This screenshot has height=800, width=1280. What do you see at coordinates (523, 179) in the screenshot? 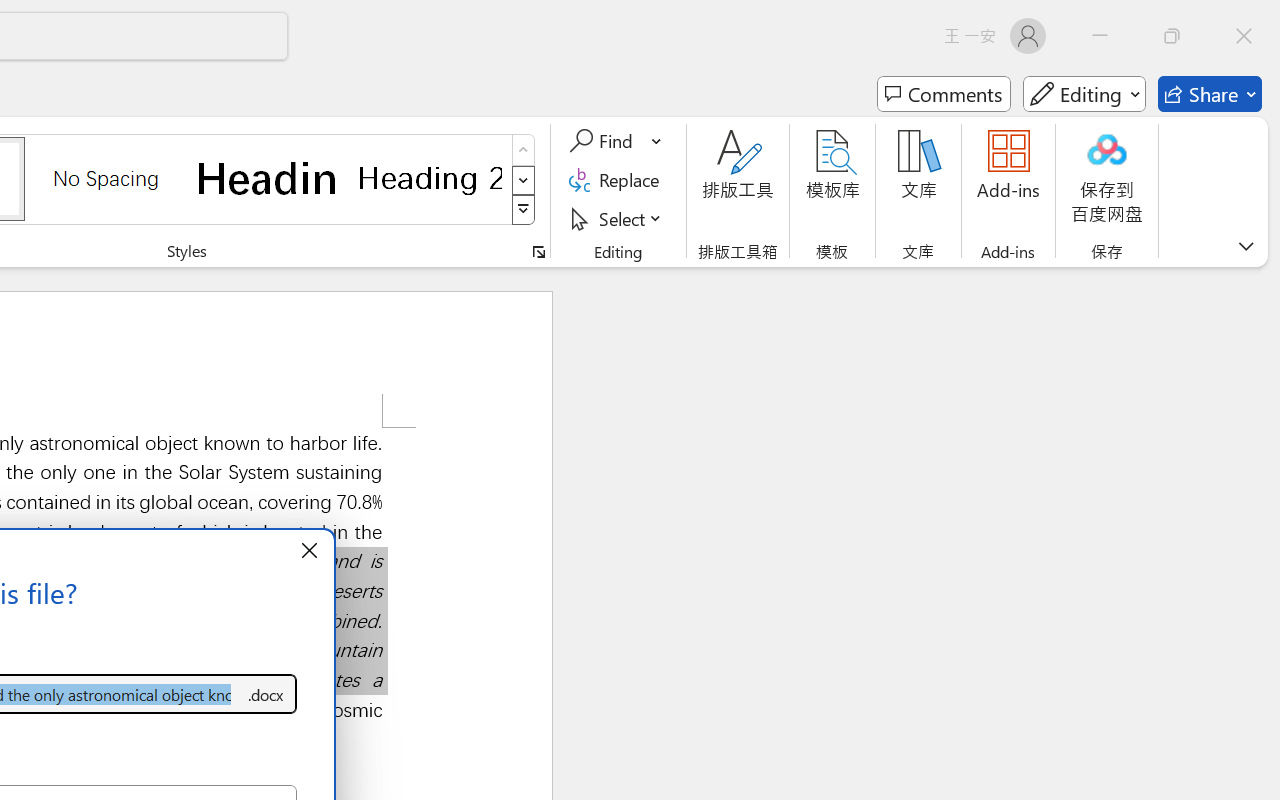
I see `'Row Down'` at bounding box center [523, 179].